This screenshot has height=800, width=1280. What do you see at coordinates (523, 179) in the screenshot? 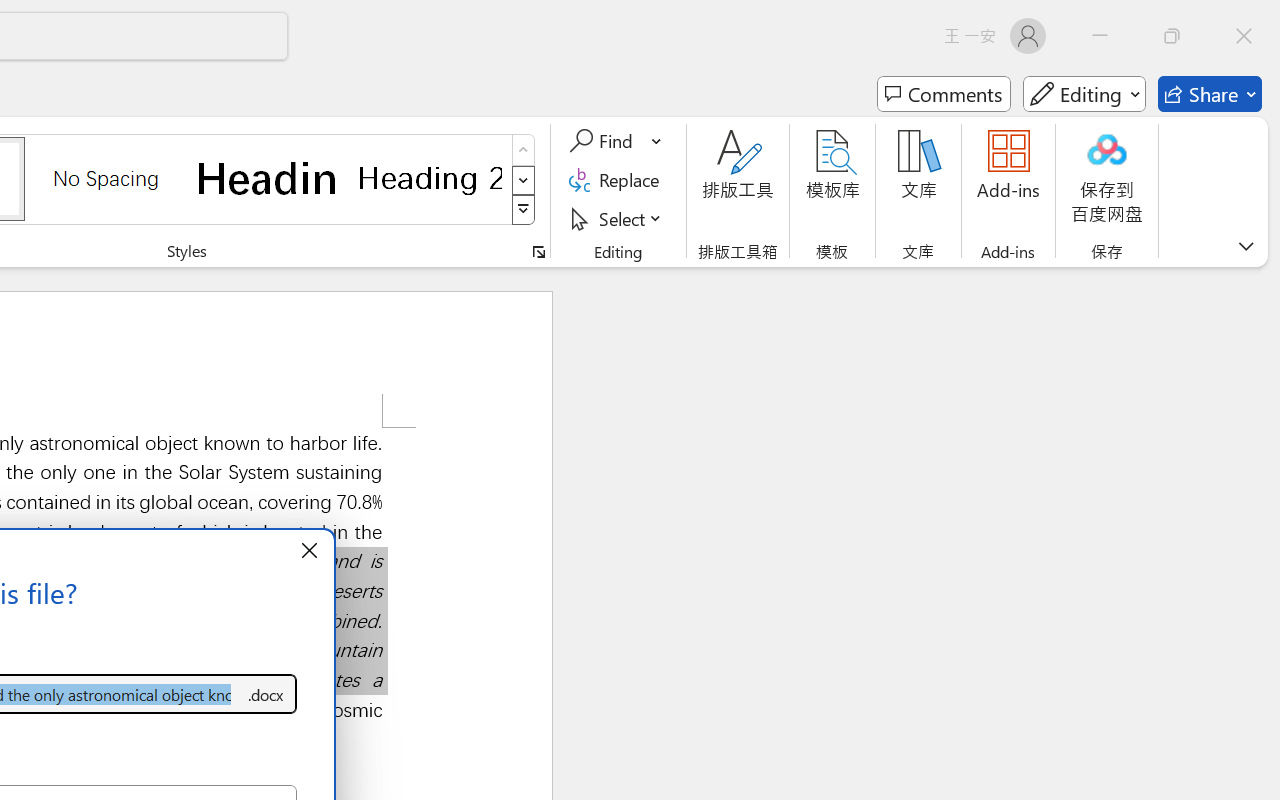
I see `'Row Down'` at bounding box center [523, 179].